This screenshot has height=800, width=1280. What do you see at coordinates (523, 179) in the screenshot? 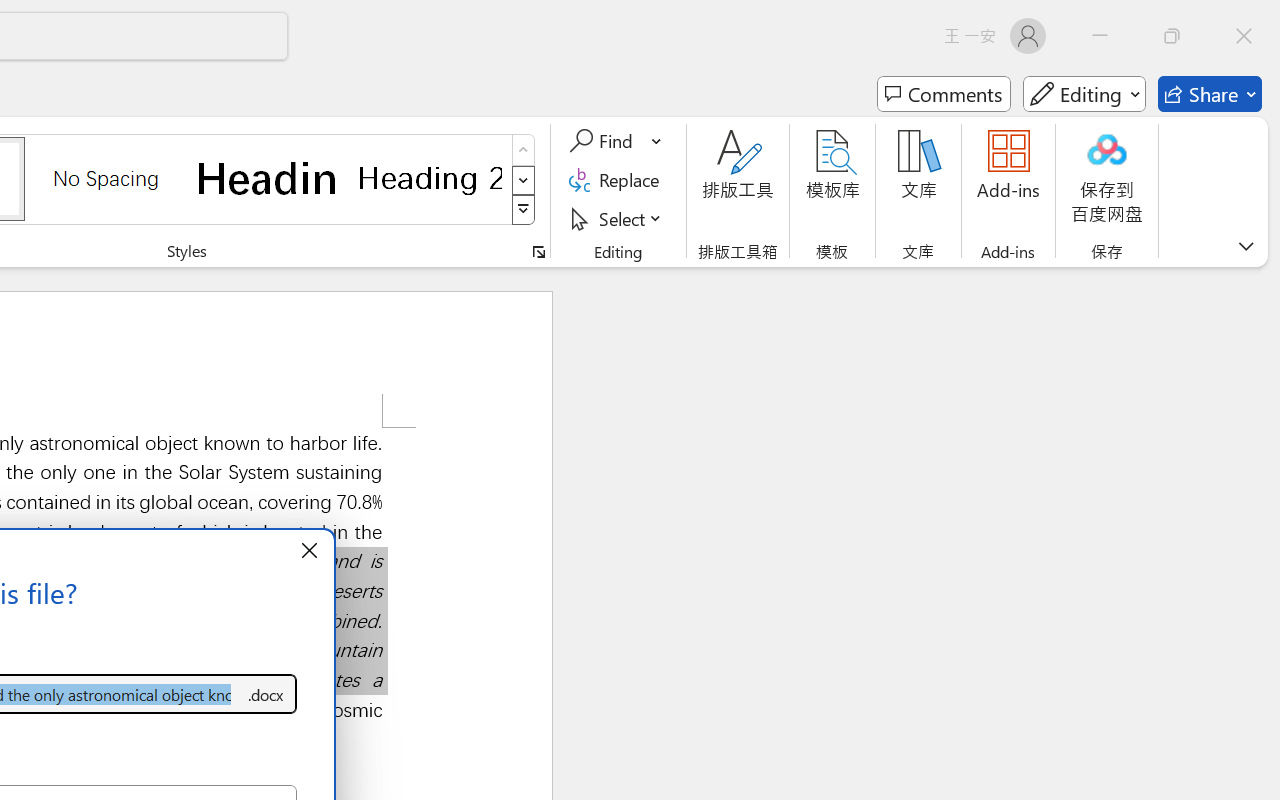
I see `'Row Down'` at bounding box center [523, 179].